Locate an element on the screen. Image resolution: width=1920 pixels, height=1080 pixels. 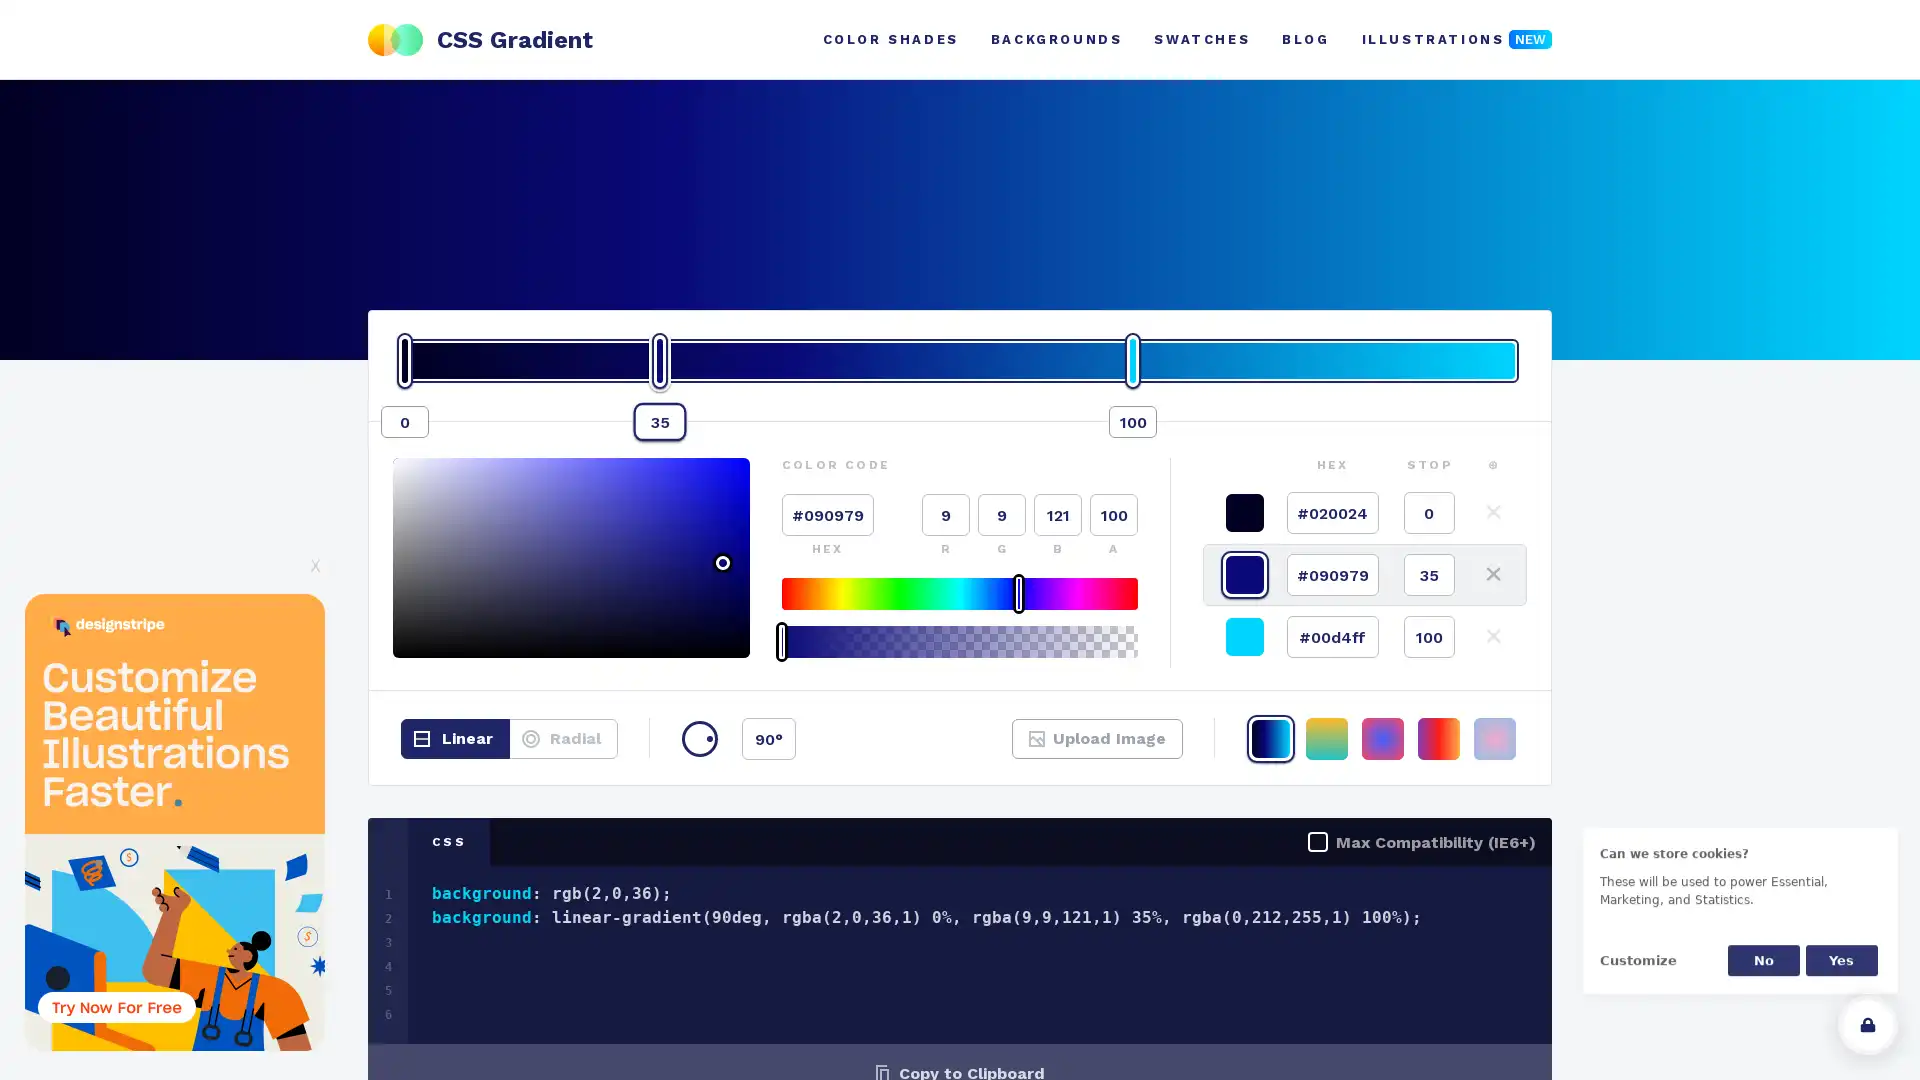
Linear is located at coordinates (454, 739).